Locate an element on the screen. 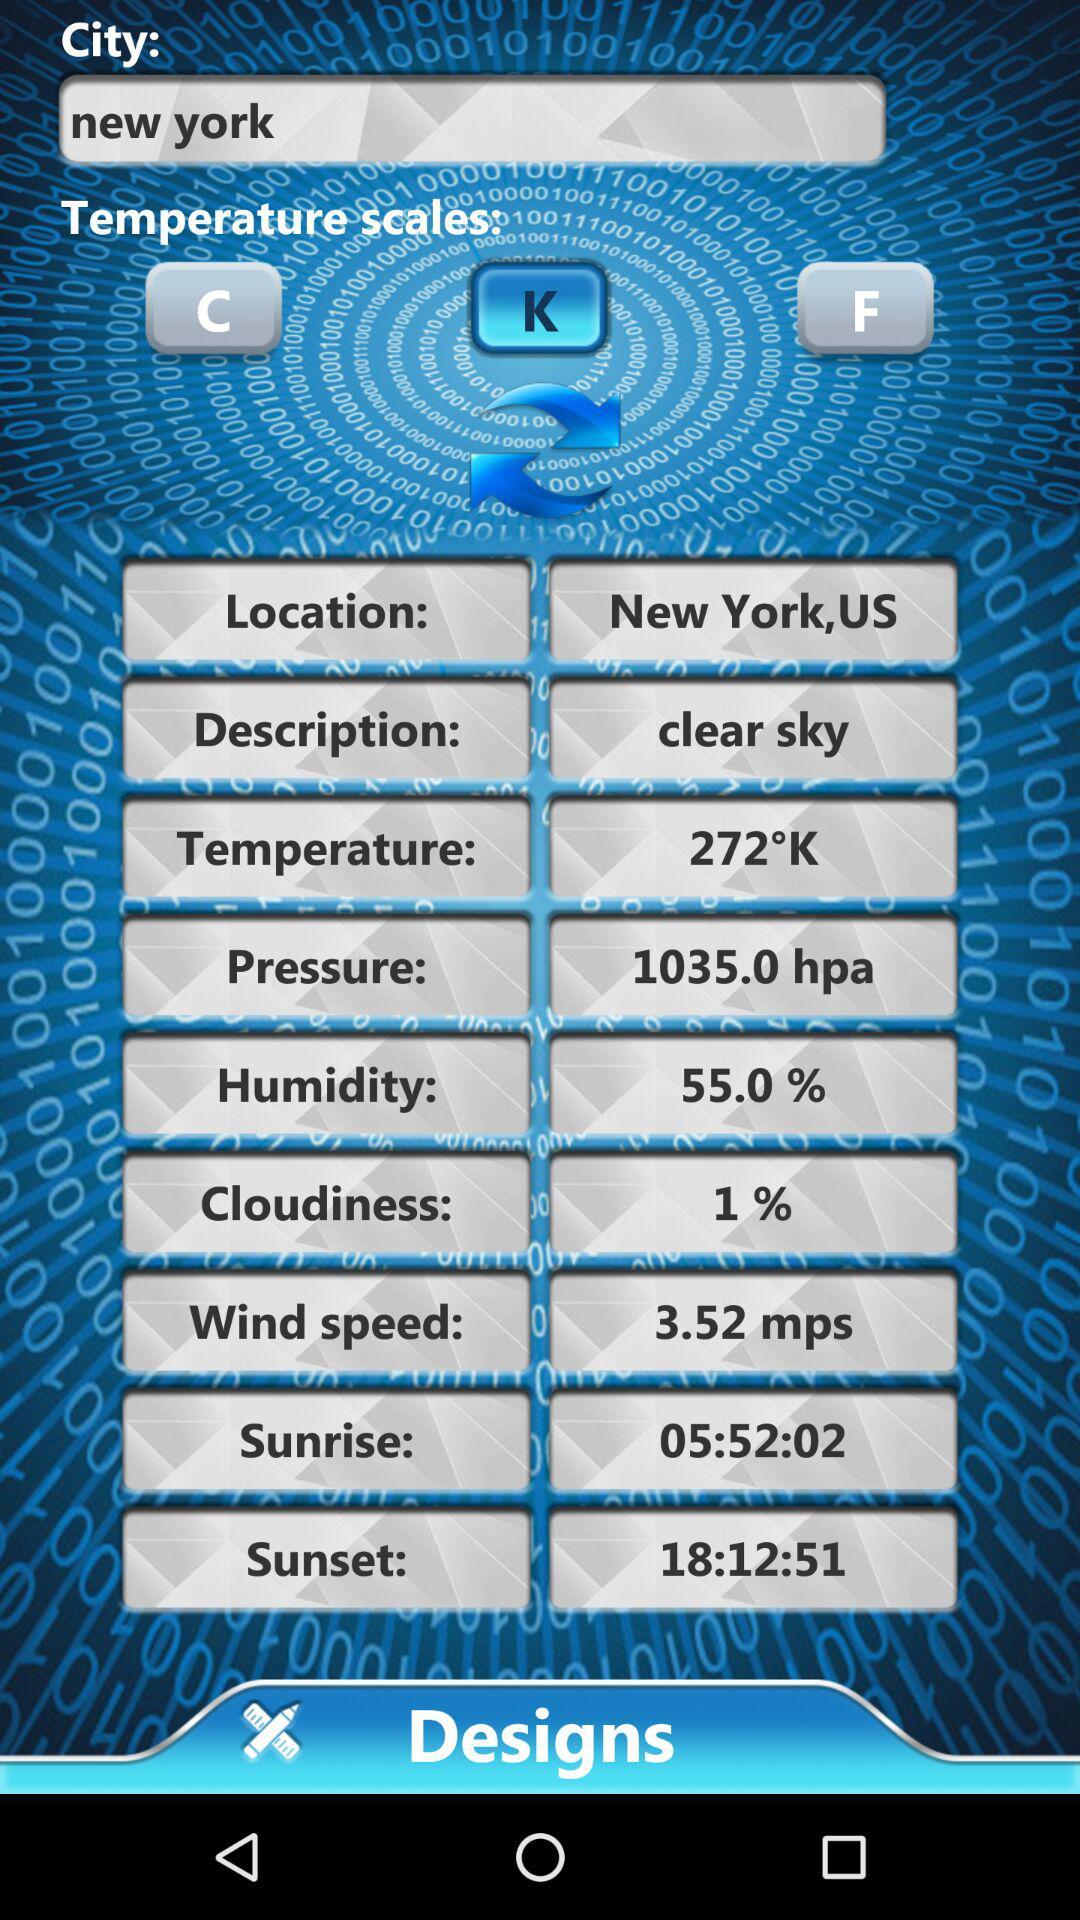 The width and height of the screenshot is (1080, 1920). the k button is located at coordinates (538, 306).